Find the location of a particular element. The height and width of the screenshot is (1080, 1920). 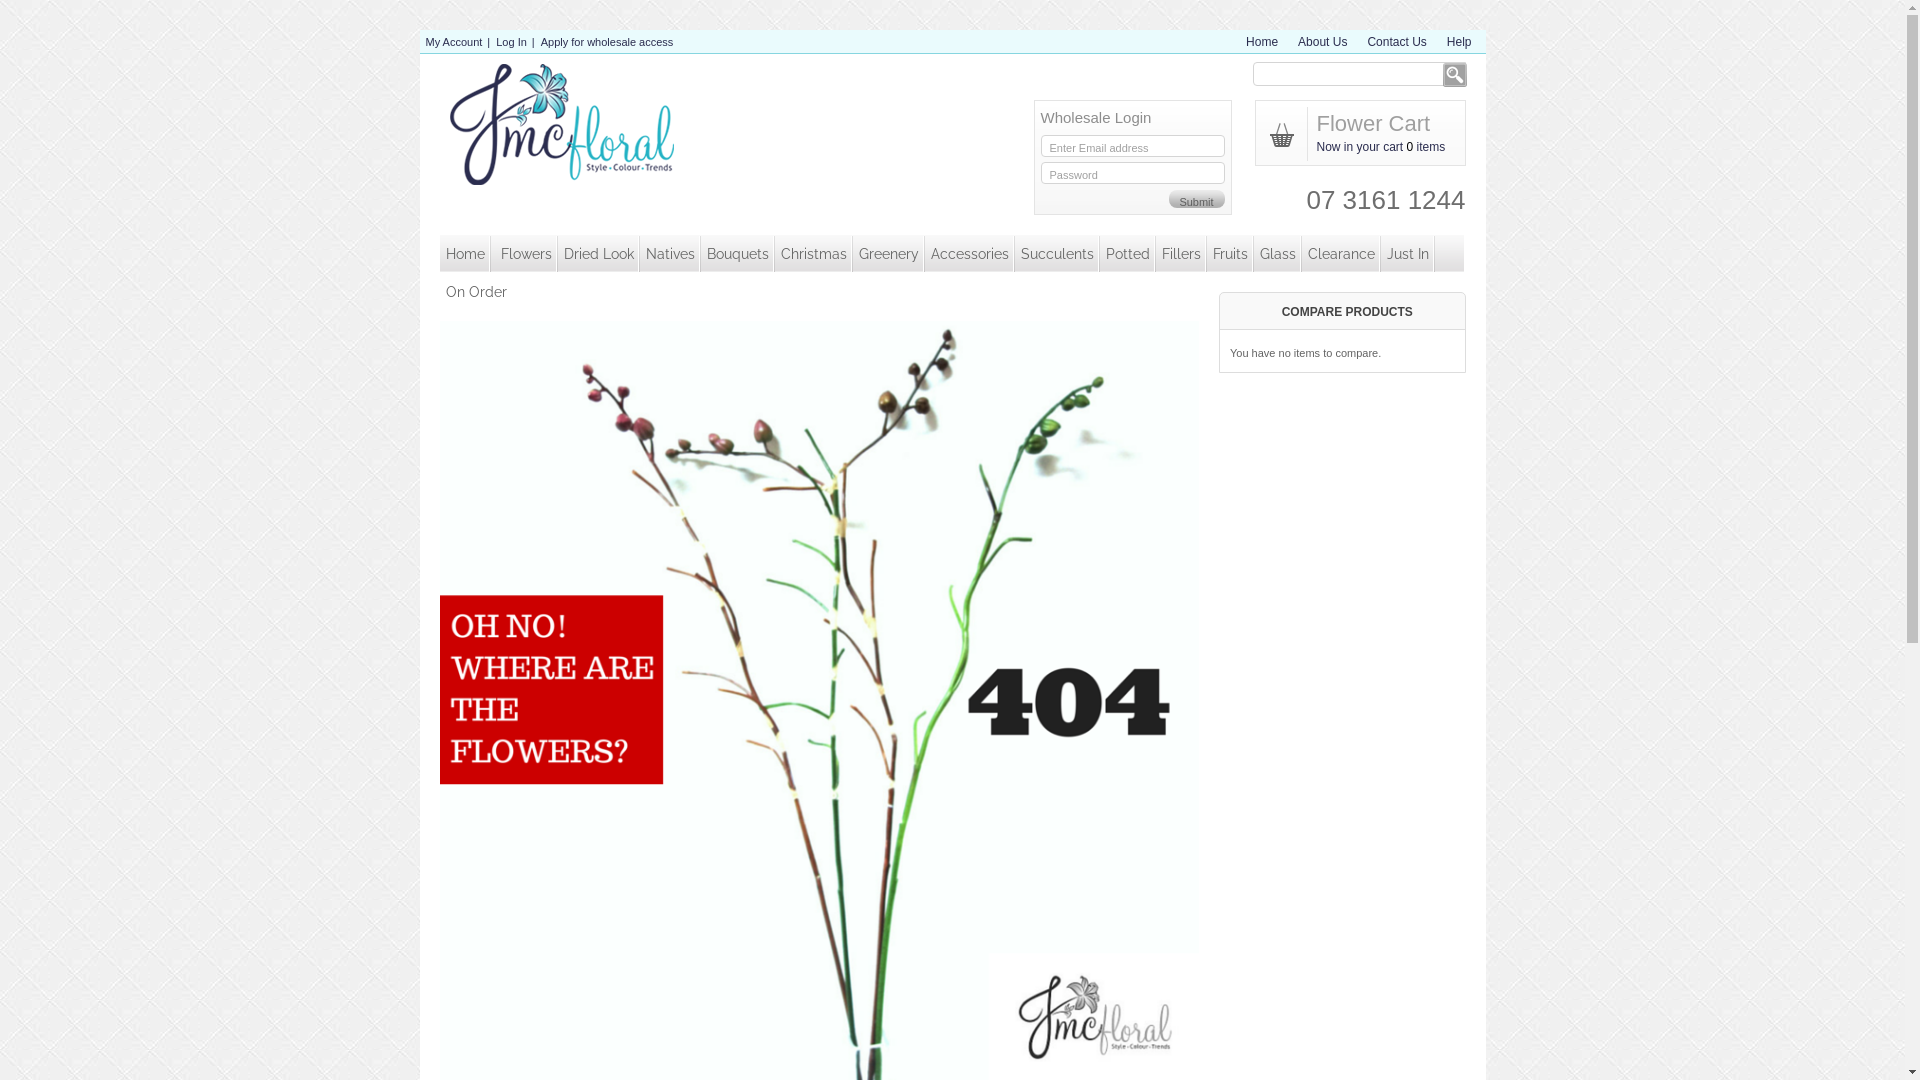

'Christmas' is located at coordinates (772, 253).